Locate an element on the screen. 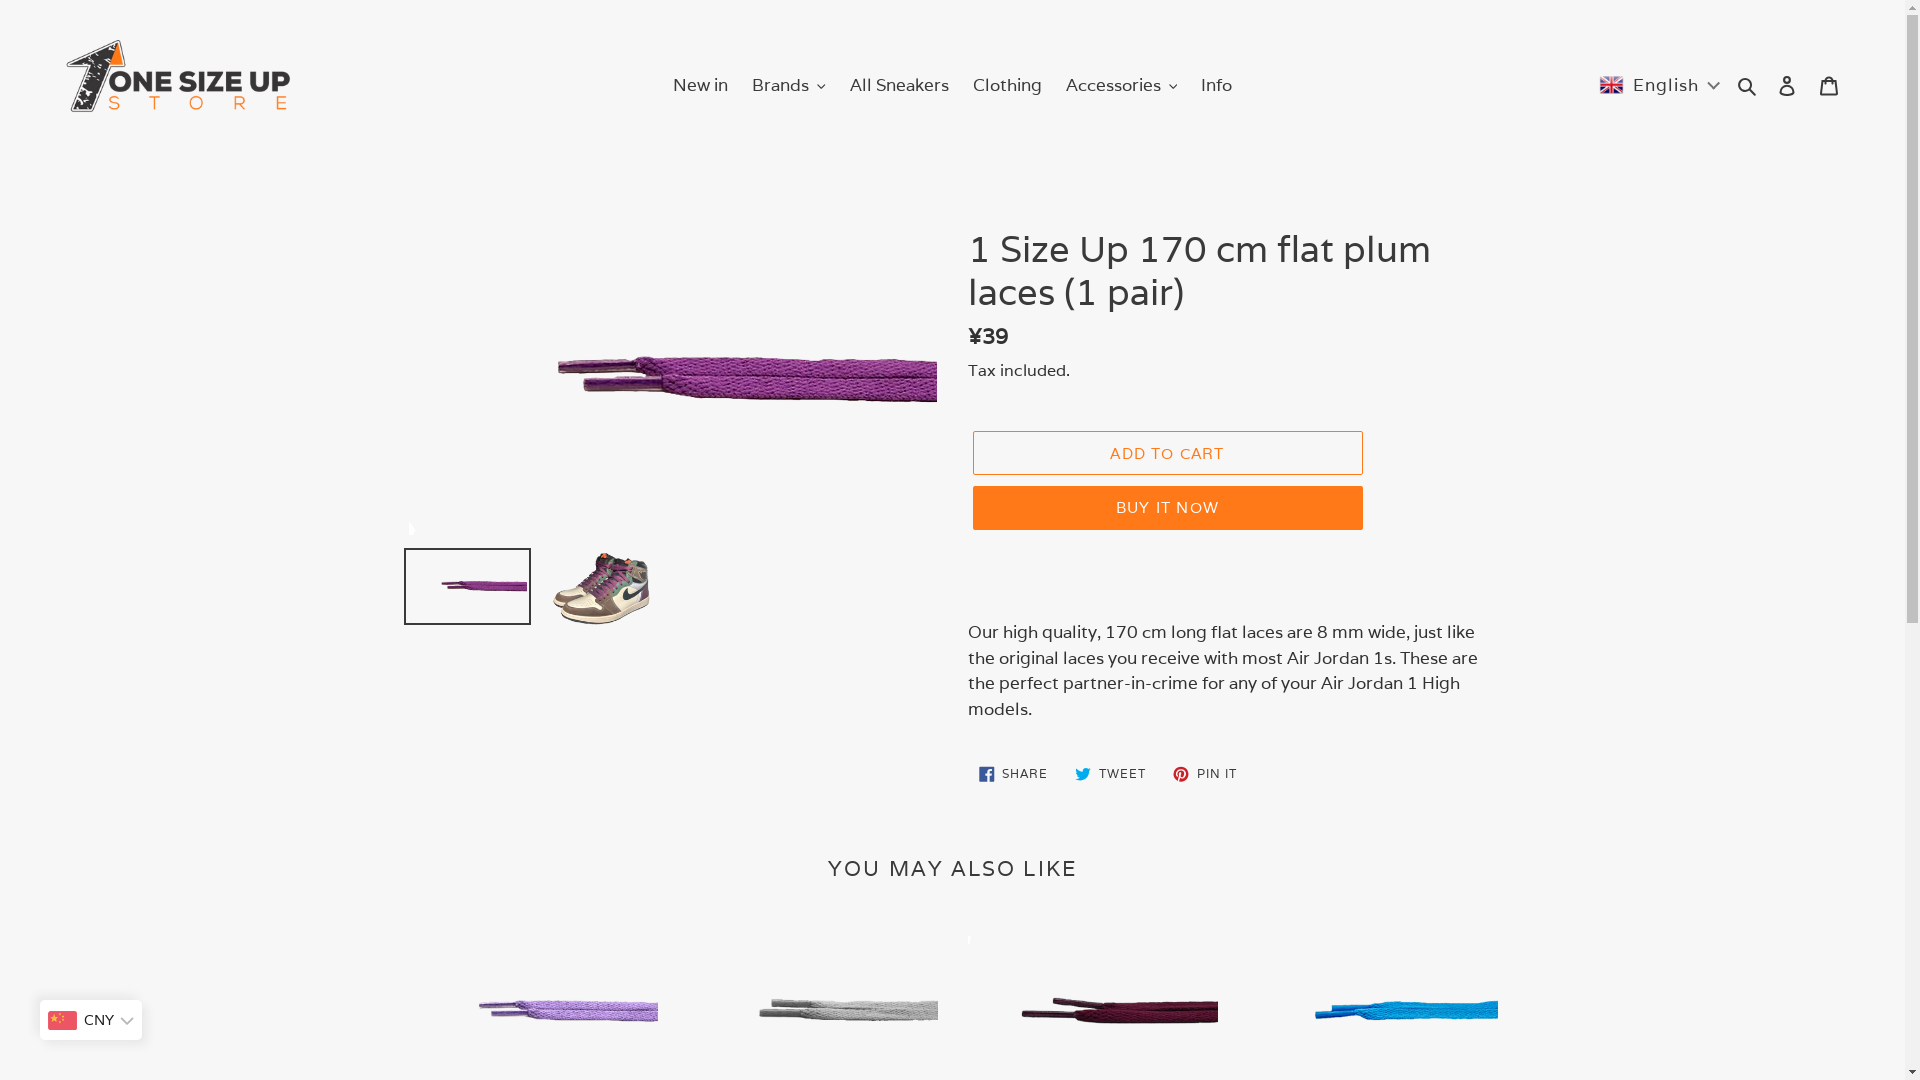 The width and height of the screenshot is (1920, 1080). 'PIN IT is located at coordinates (1203, 773).